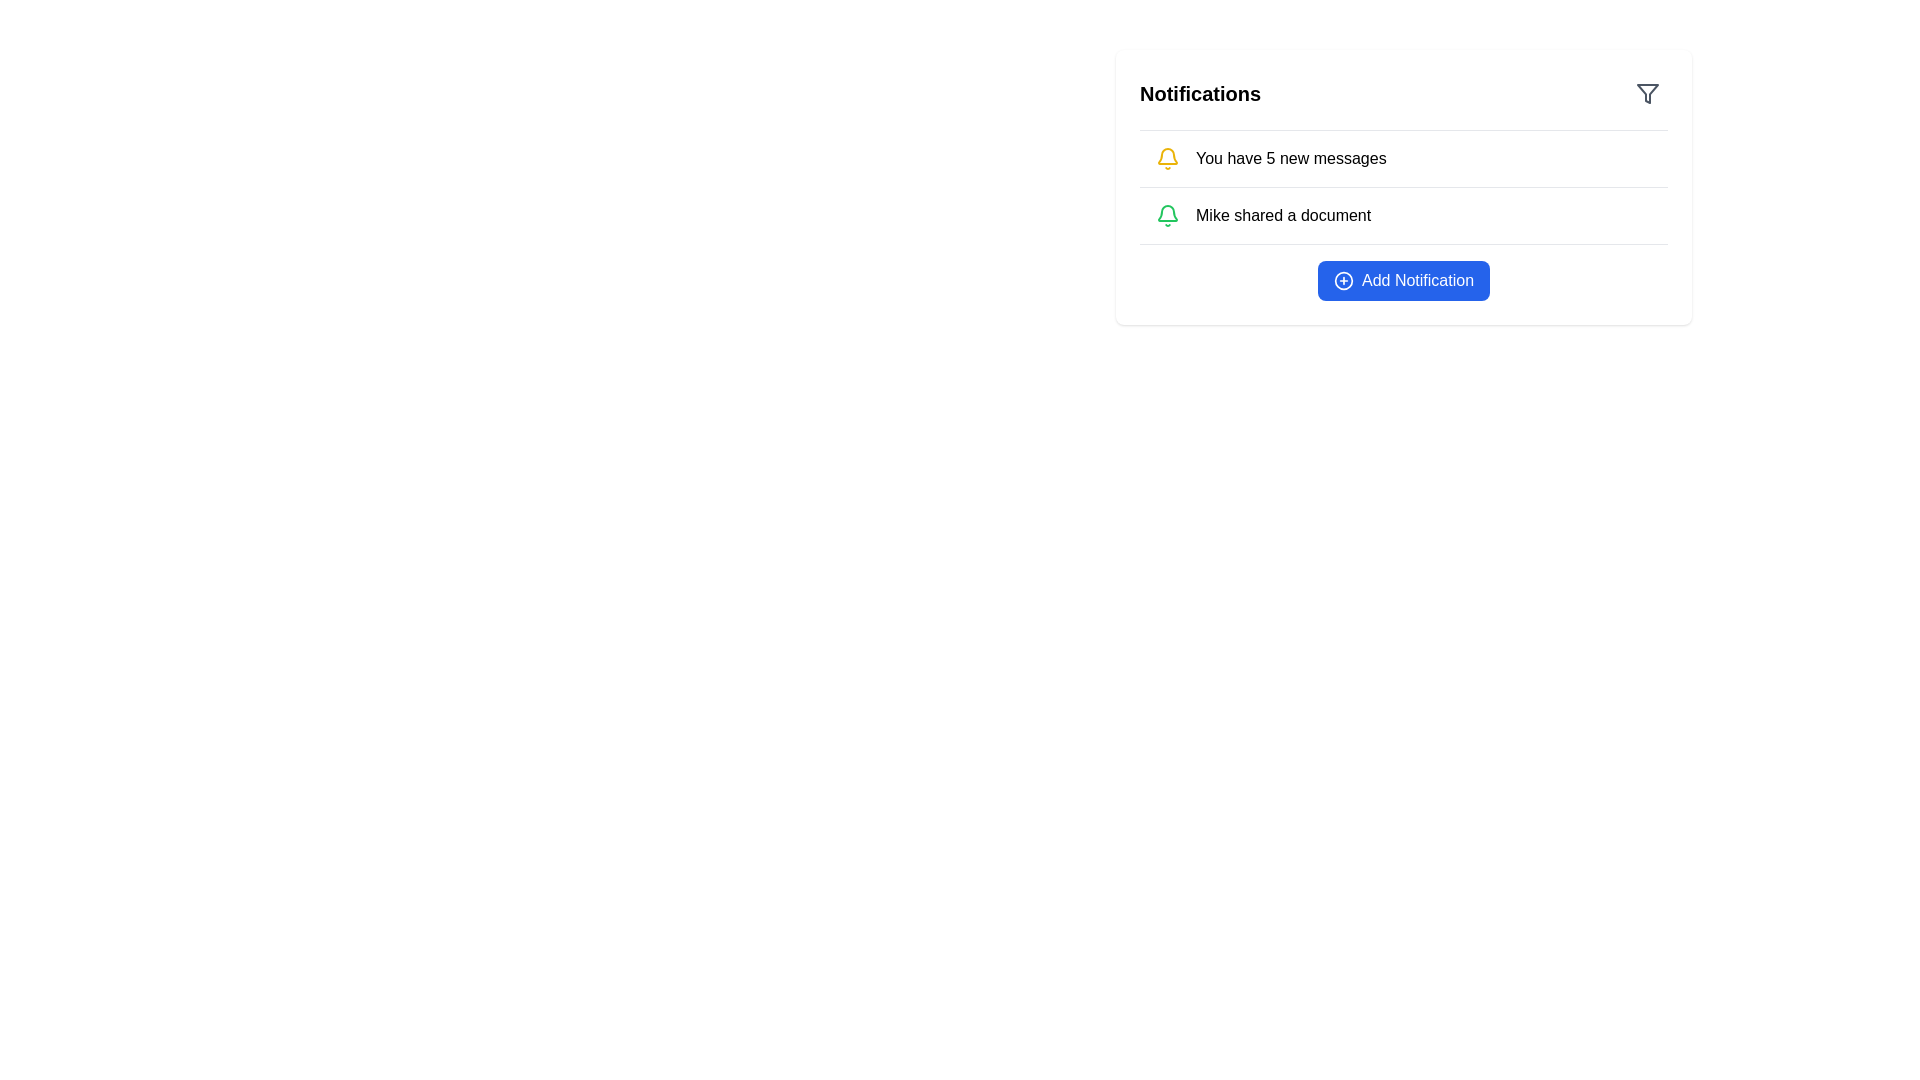 This screenshot has height=1080, width=1920. Describe the element at coordinates (1167, 157) in the screenshot. I see `the yellow bell icon representing notifications` at that location.